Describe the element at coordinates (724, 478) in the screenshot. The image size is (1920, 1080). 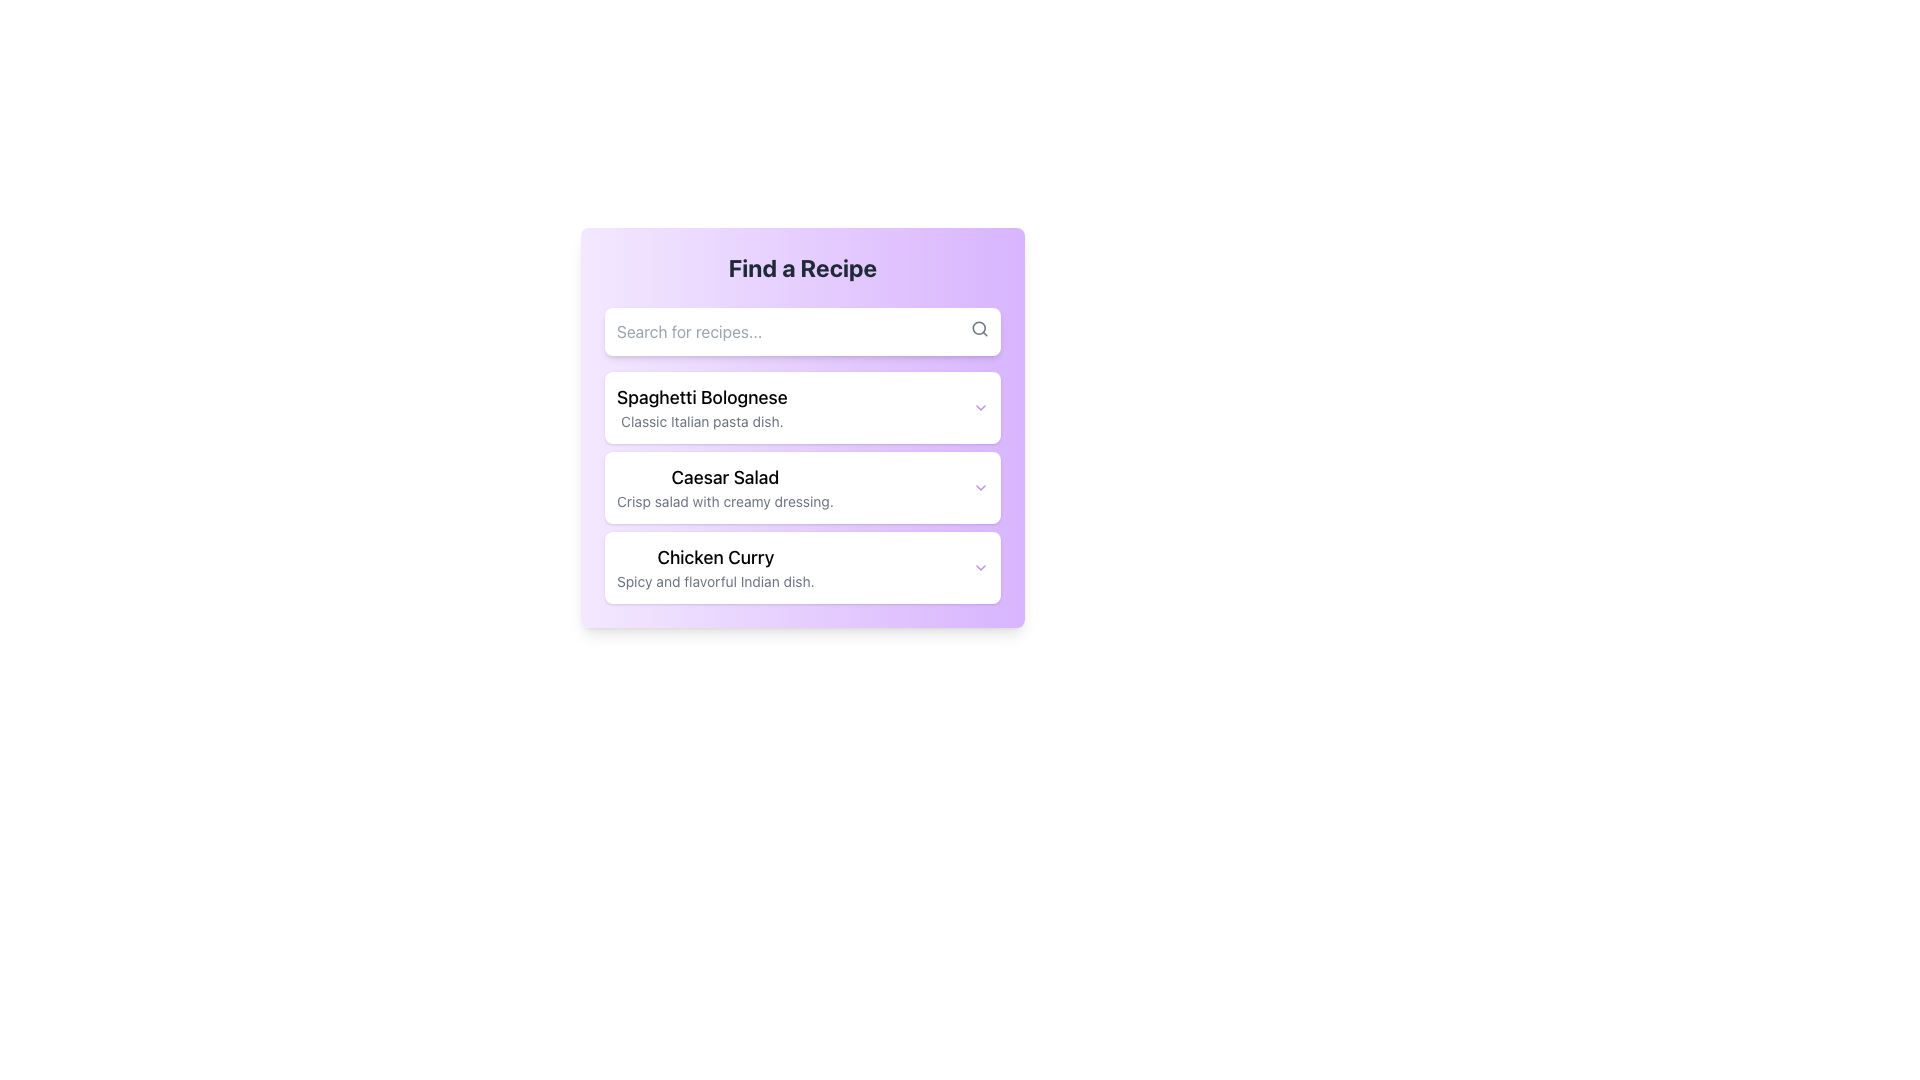
I see `text label displaying 'Caesar Salad' which is styled in bold and positioned centrally within a purple panel in the recipe list interface` at that location.